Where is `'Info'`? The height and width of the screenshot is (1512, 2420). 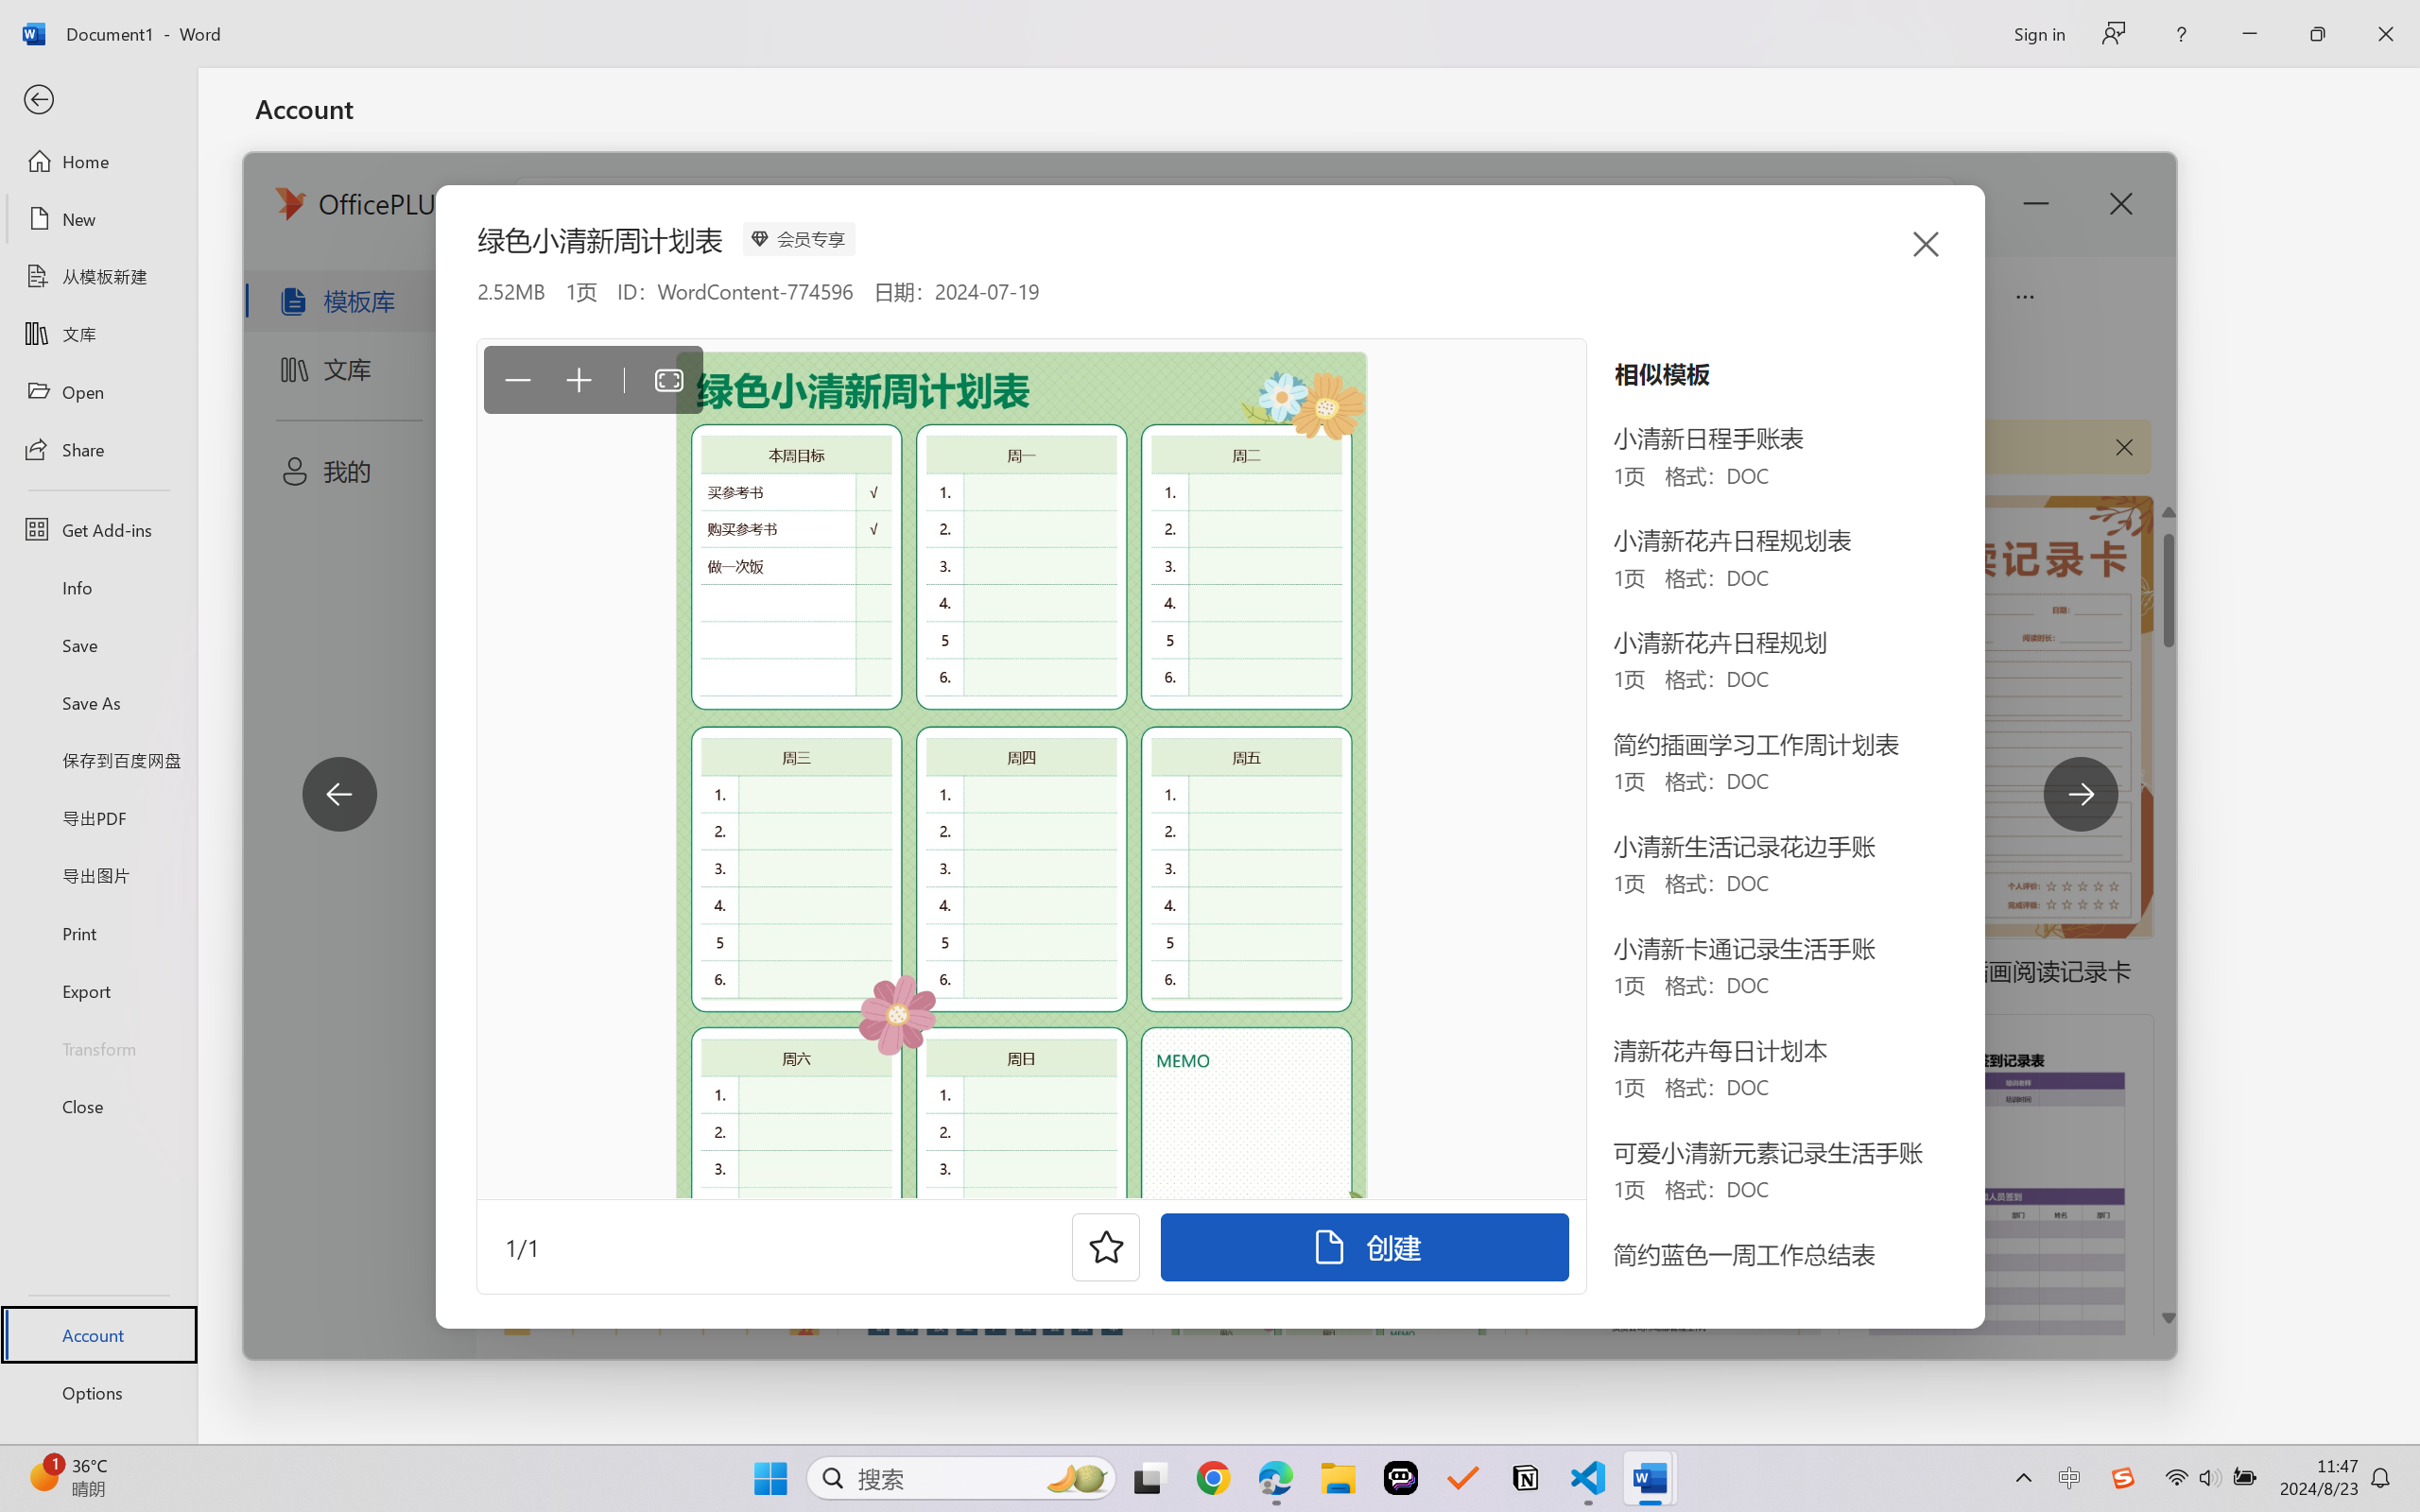 'Info' is located at coordinates (97, 586).